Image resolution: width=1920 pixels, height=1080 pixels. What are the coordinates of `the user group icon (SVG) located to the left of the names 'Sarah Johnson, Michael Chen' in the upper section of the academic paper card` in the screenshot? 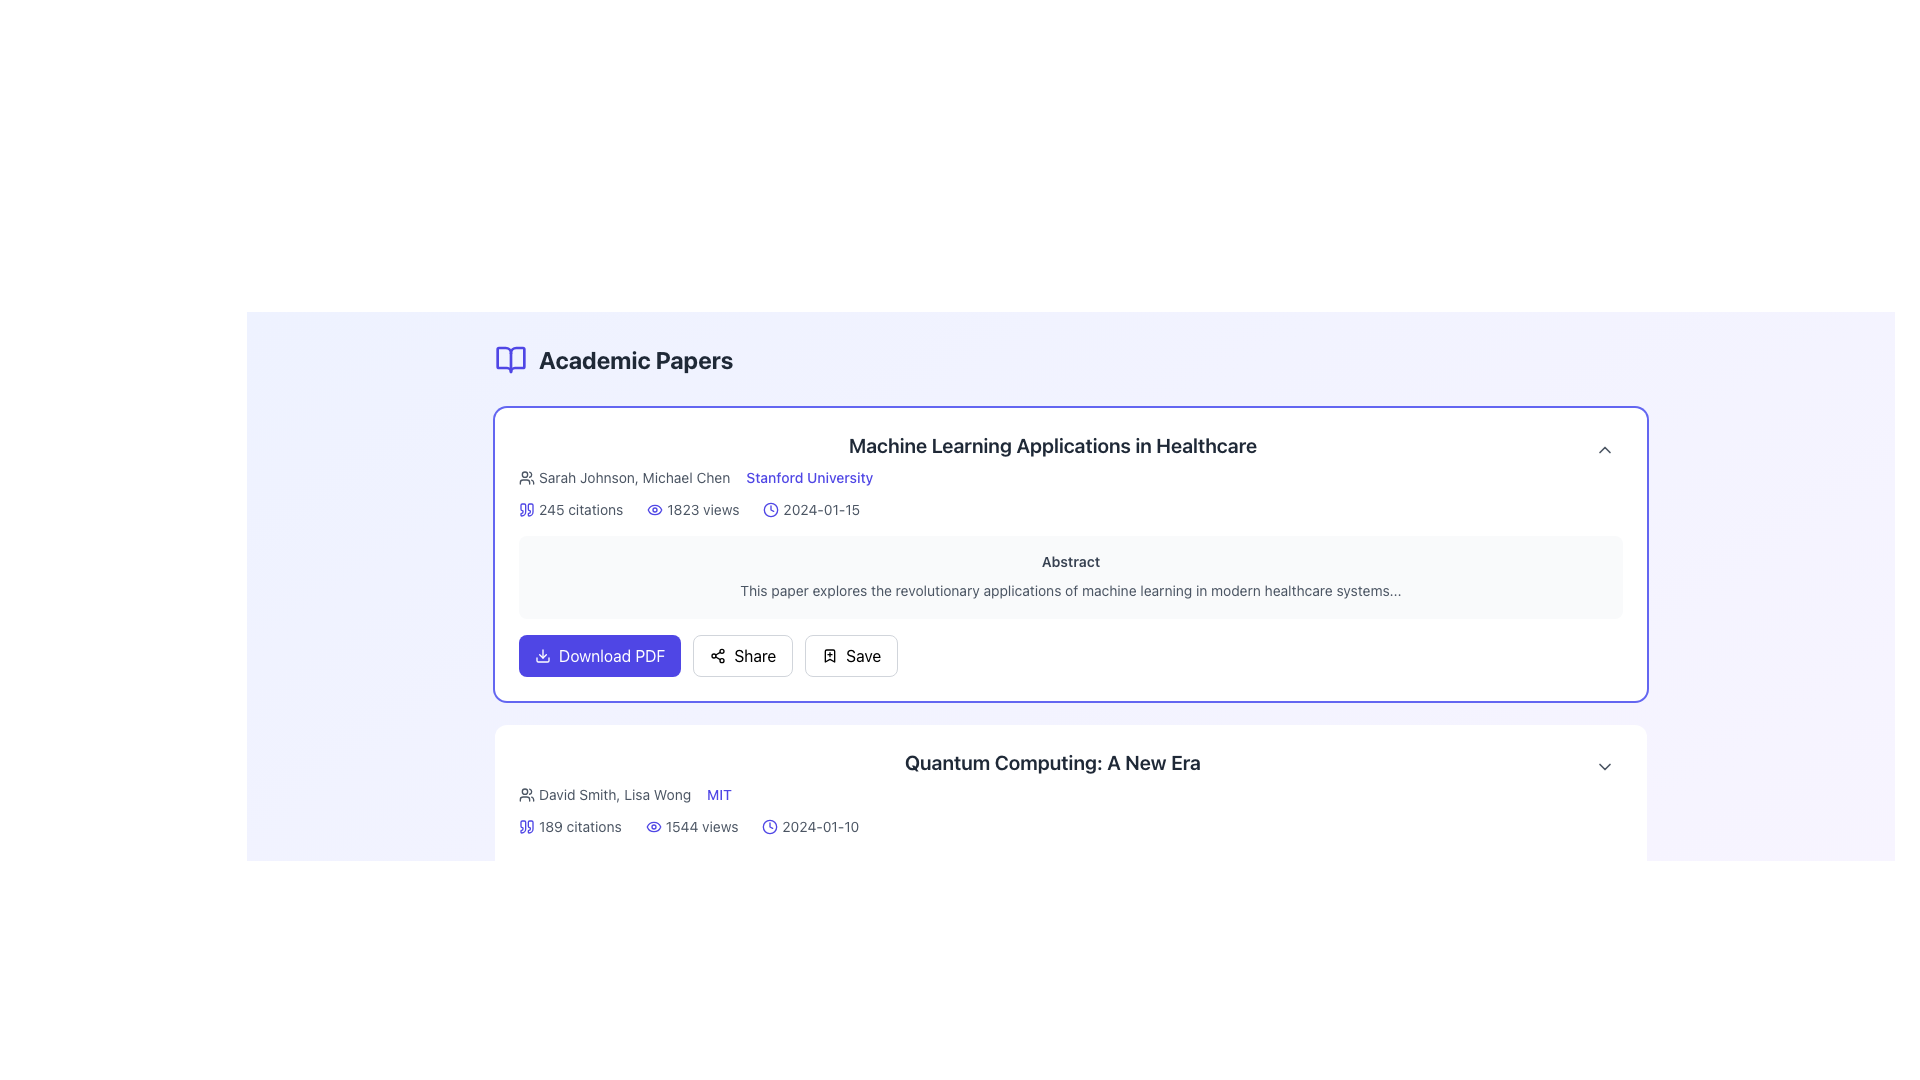 It's located at (527, 478).